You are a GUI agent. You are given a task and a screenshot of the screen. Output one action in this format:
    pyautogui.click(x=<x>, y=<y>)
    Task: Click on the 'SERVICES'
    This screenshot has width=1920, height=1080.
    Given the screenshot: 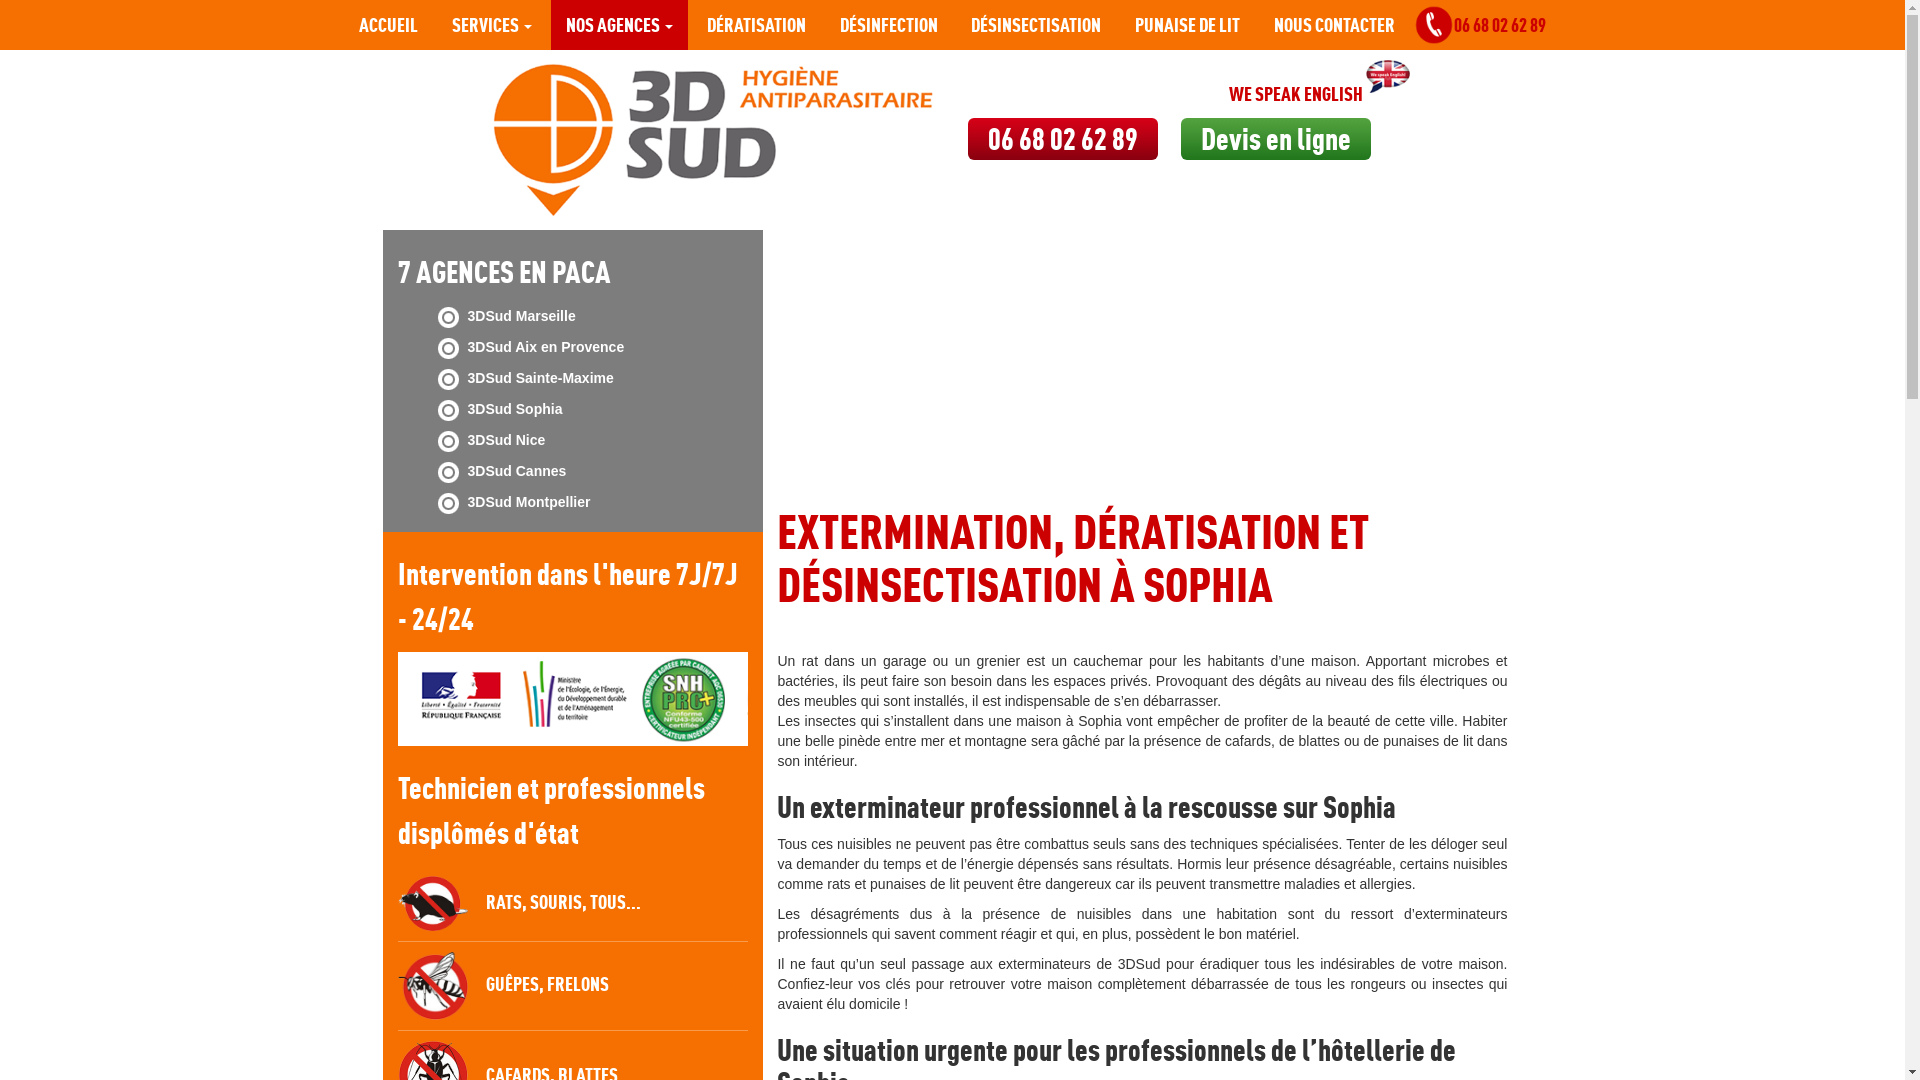 What is the action you would take?
    pyautogui.click(x=491, y=24)
    